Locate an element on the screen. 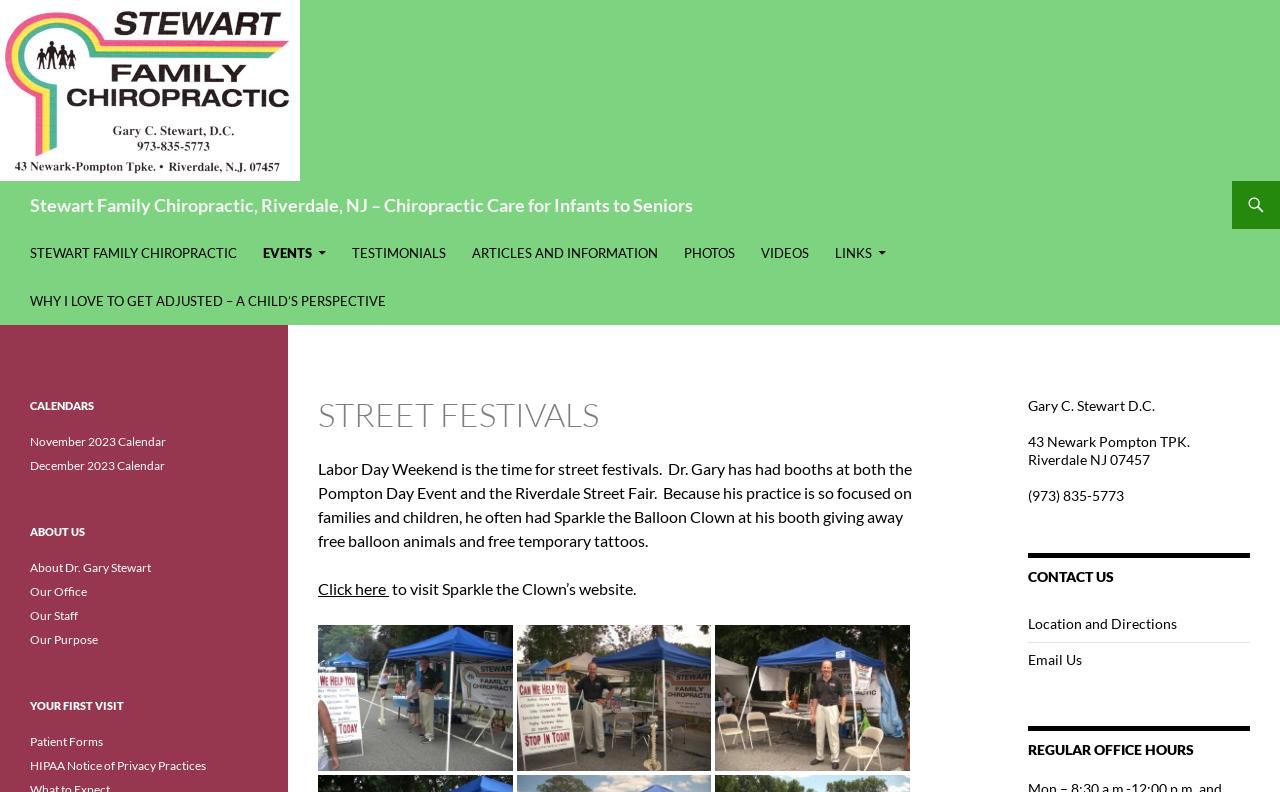 The height and width of the screenshot is (792, 1280). 'Your First Visit' is located at coordinates (77, 704).